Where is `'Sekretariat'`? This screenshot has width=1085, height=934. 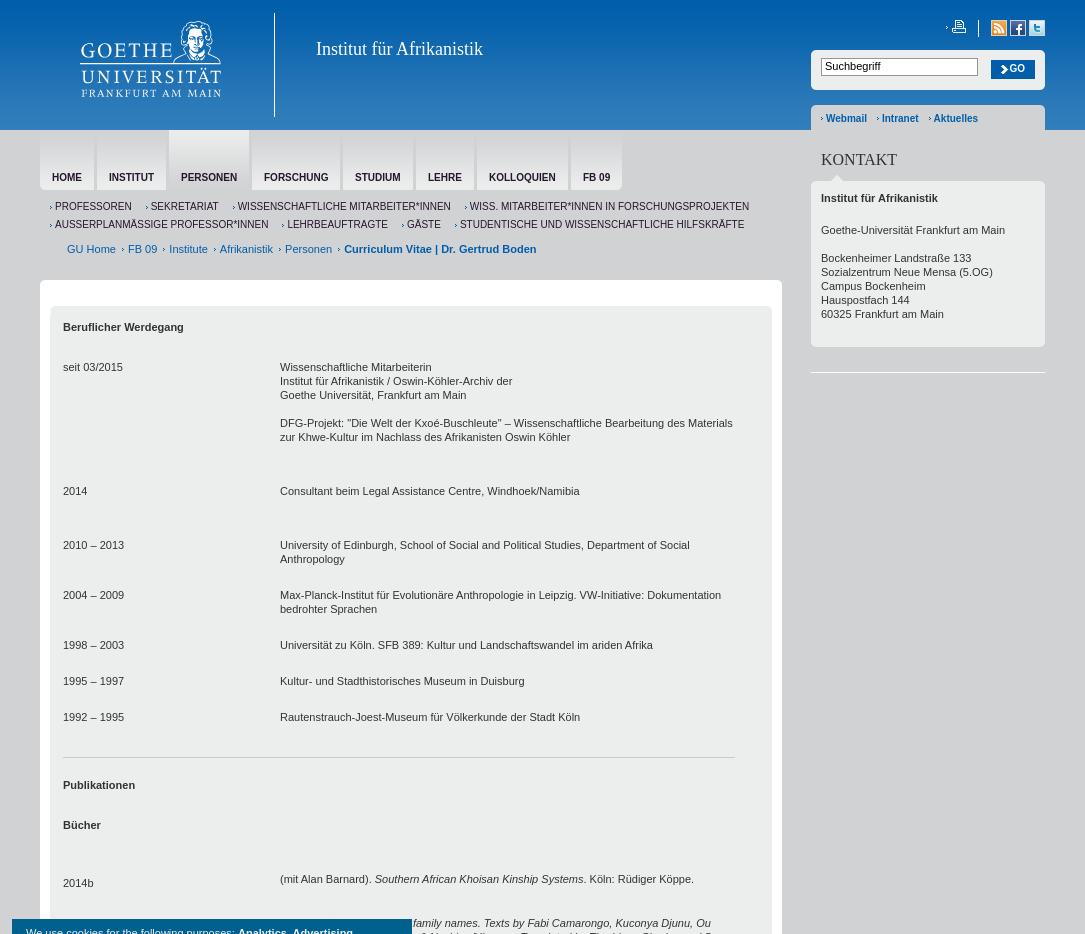 'Sekretariat' is located at coordinates (184, 205).